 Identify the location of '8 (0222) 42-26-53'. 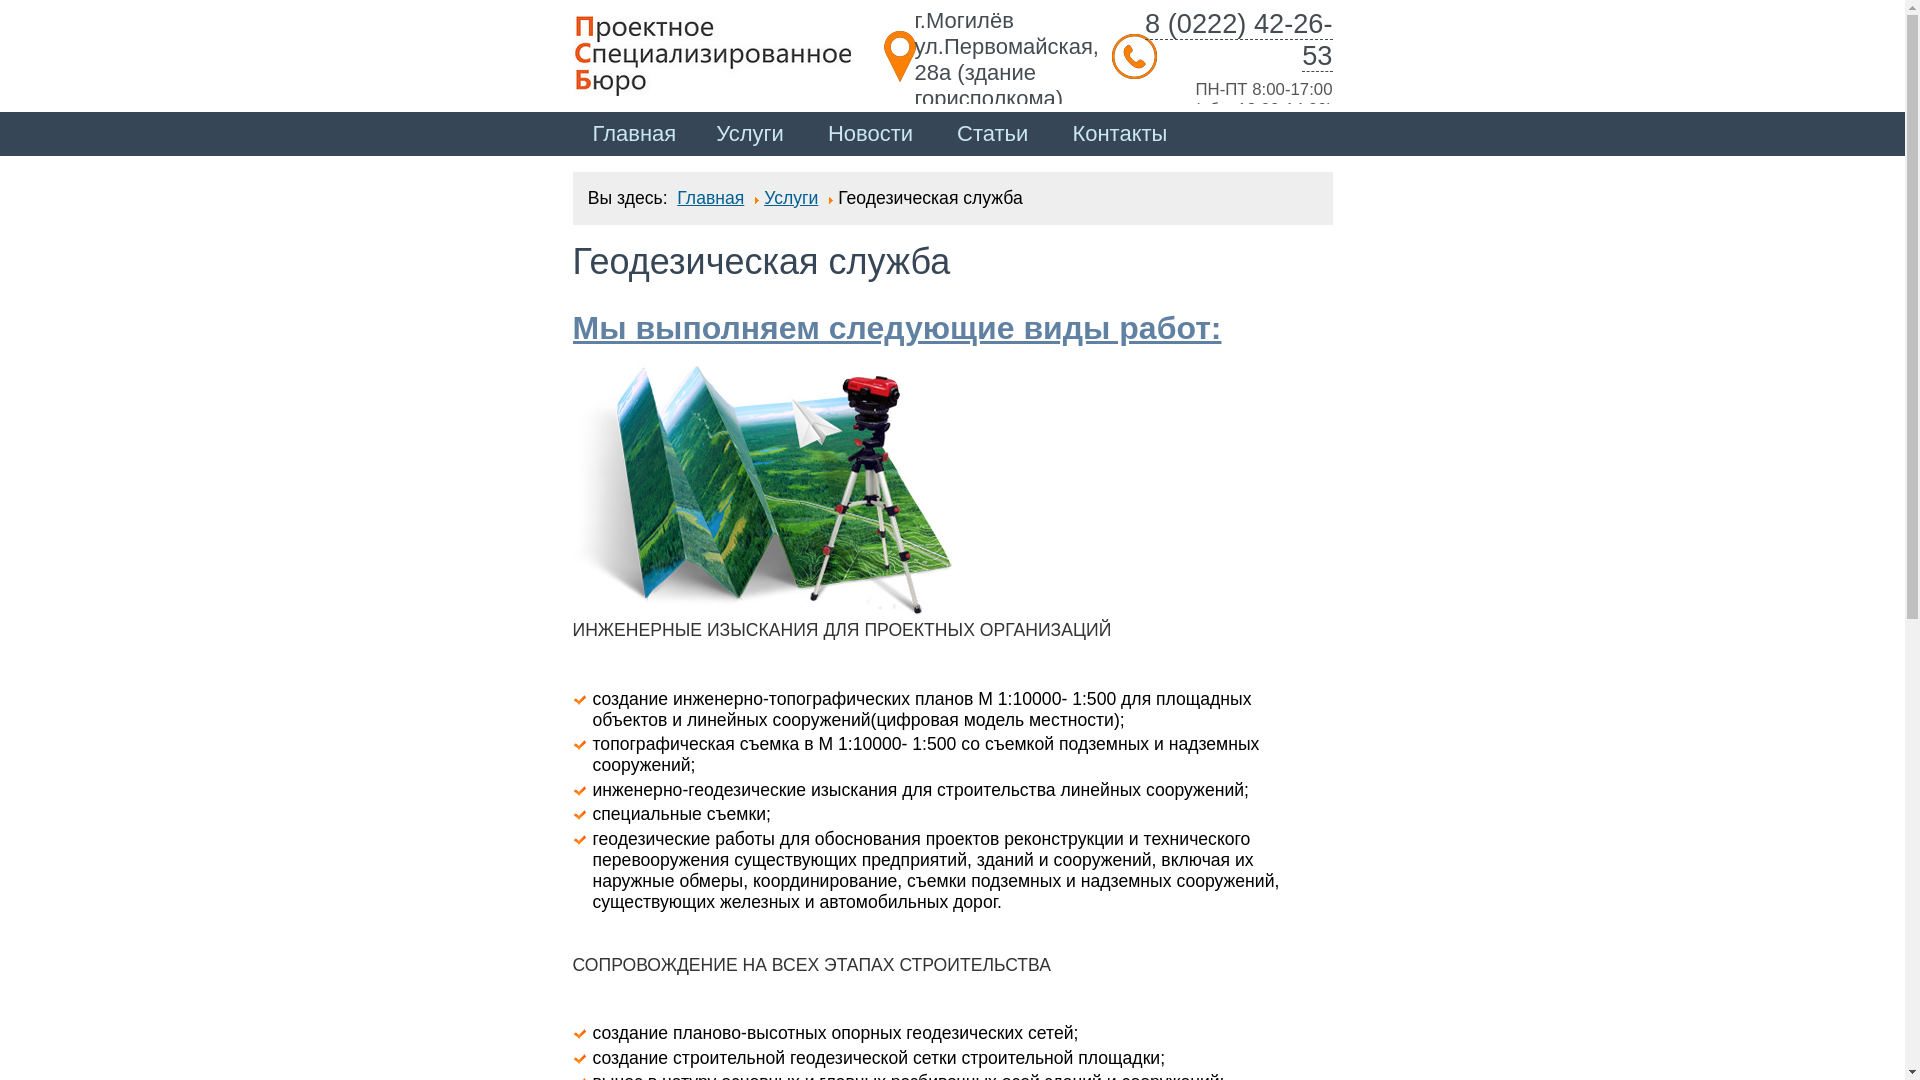
(1236, 39).